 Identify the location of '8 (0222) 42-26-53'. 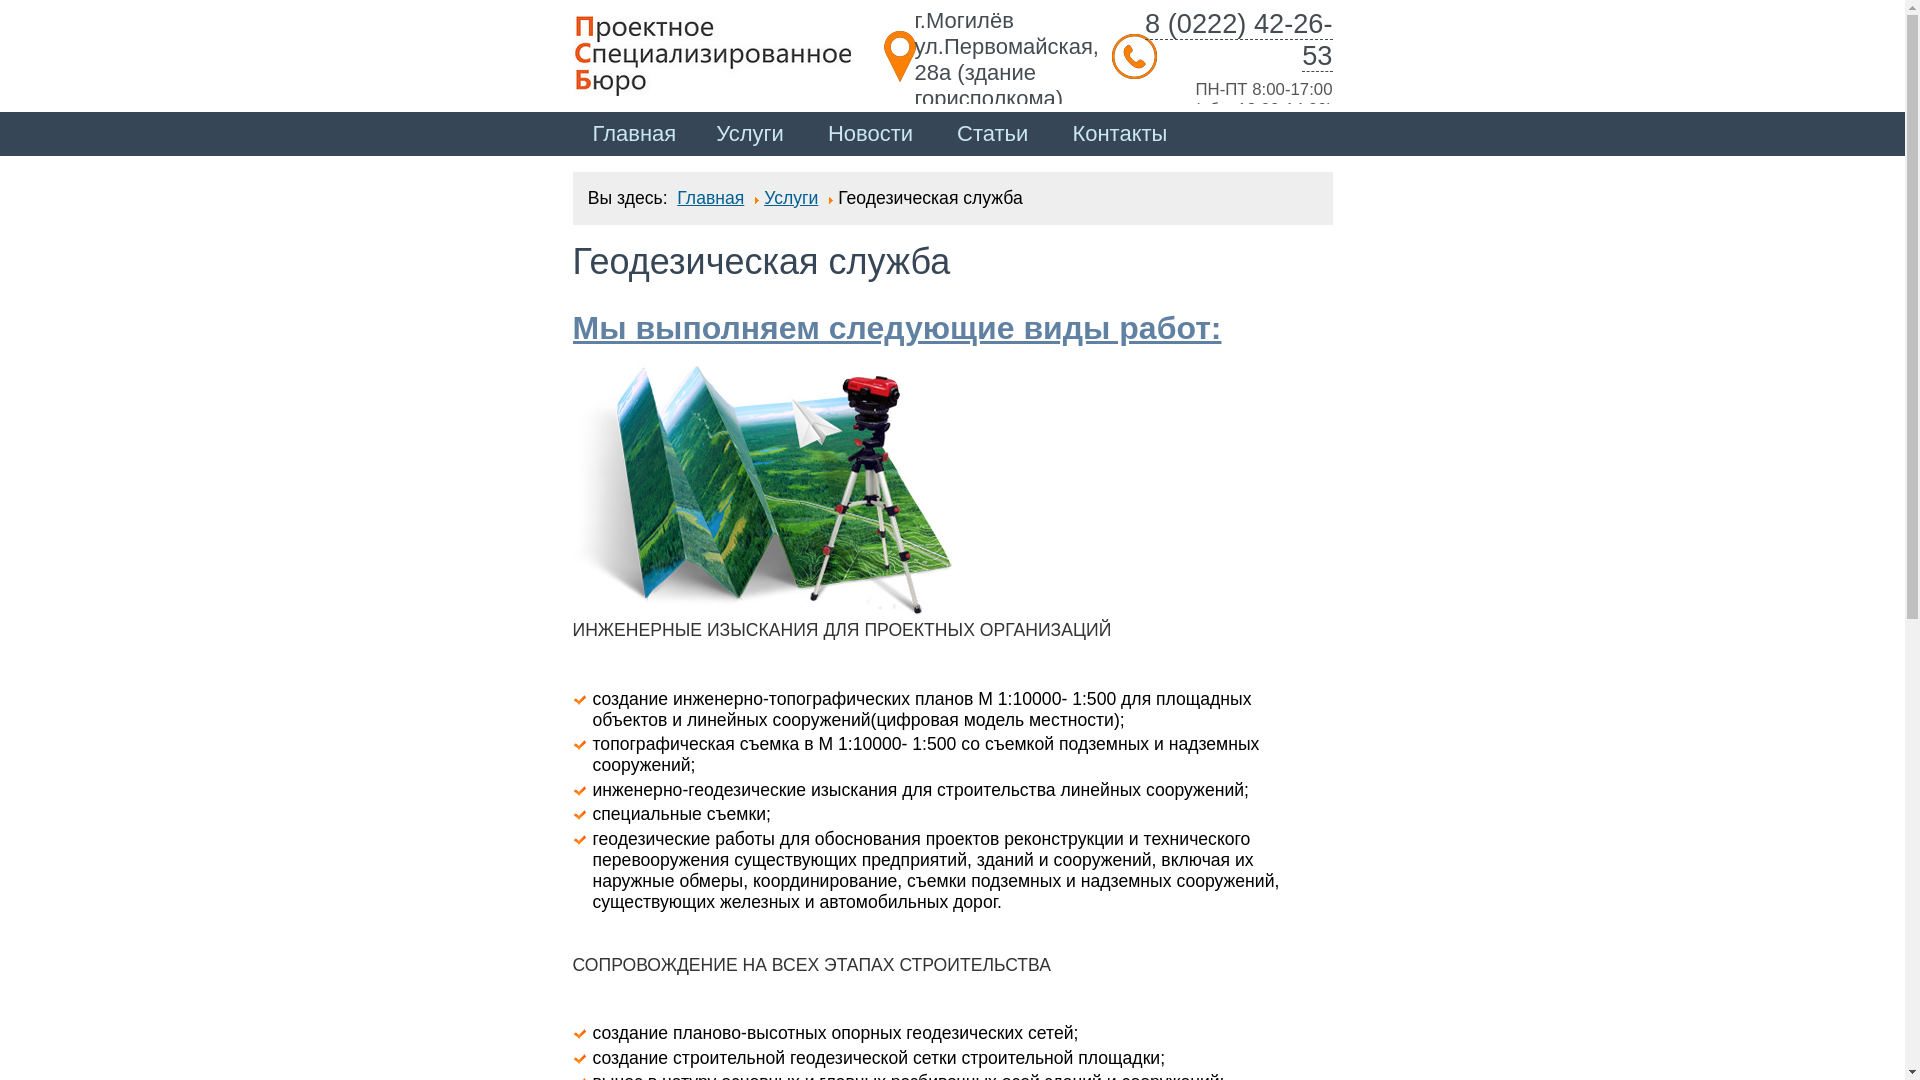
(1236, 39).